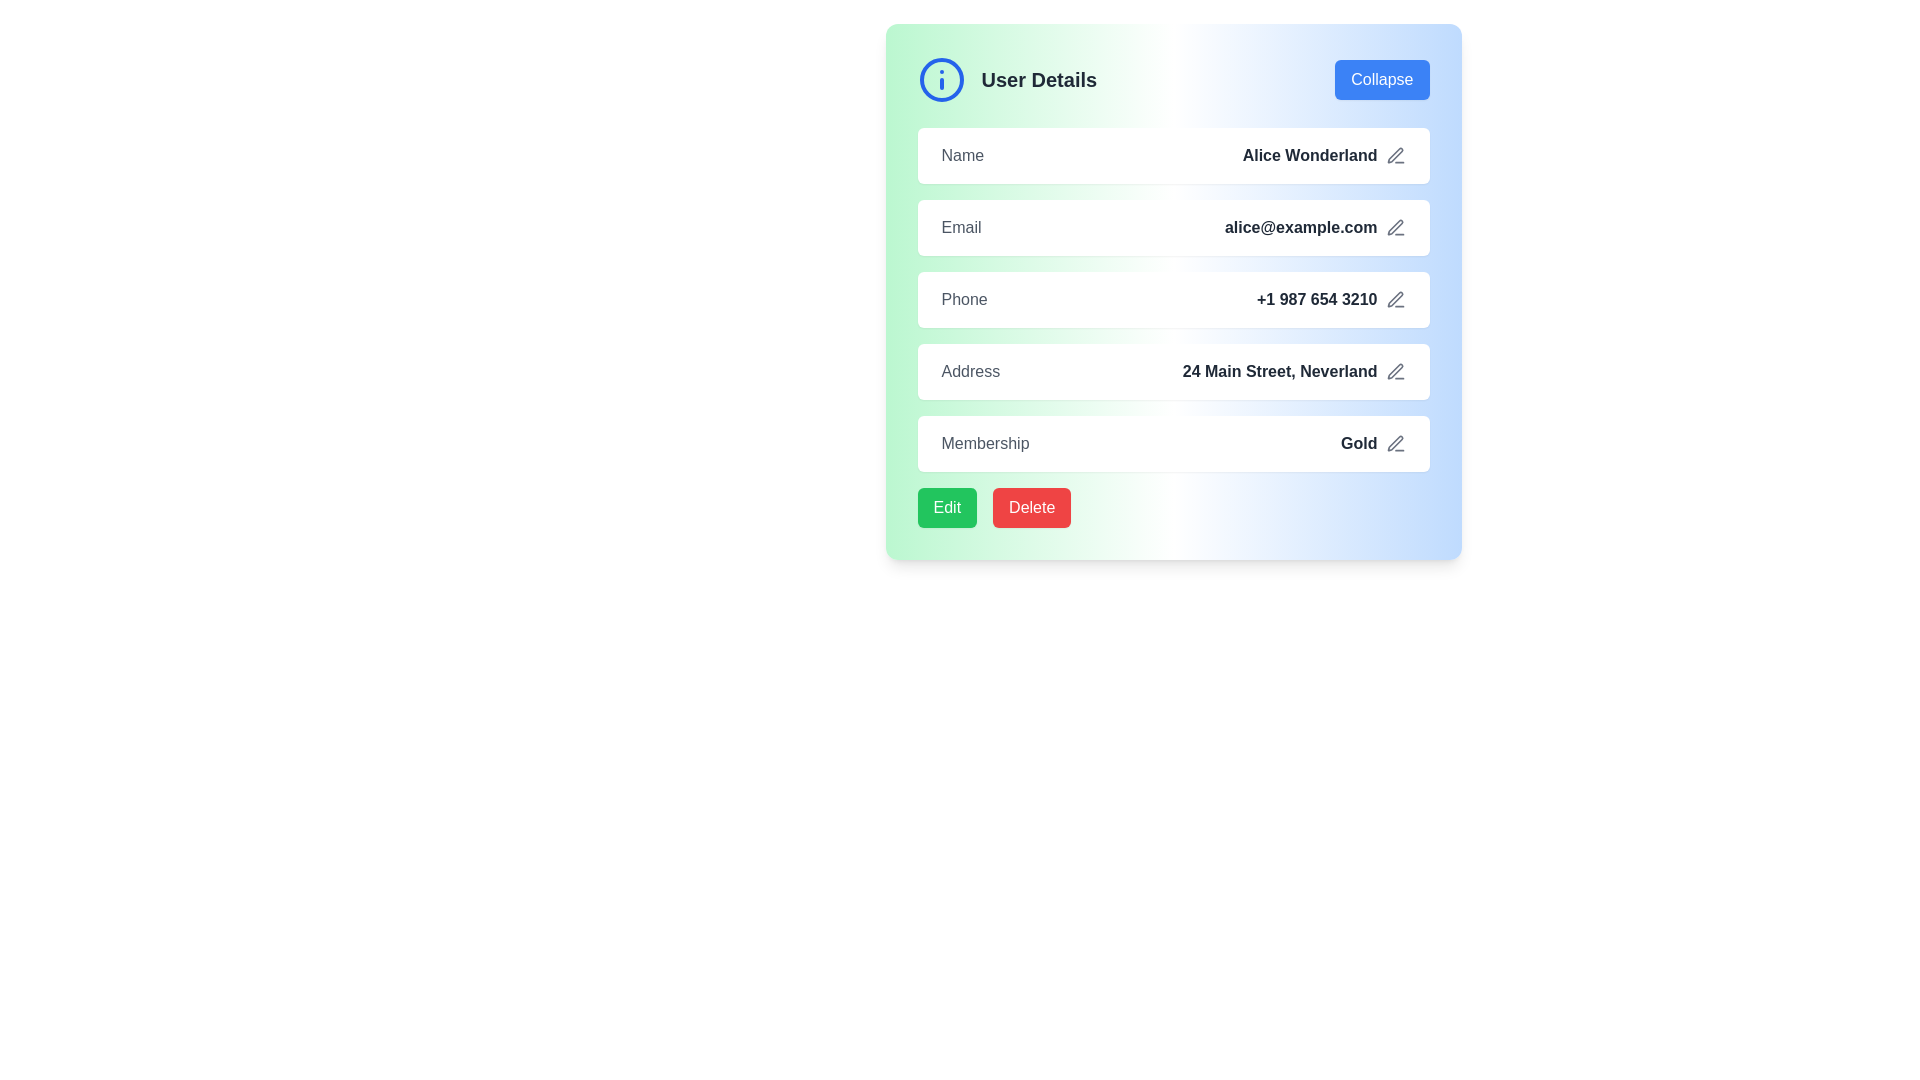 This screenshot has height=1080, width=1920. Describe the element at coordinates (1394, 371) in the screenshot. I see `the pen icon button located to the right of the address text '24 Main Street, Neverland'` at that location.